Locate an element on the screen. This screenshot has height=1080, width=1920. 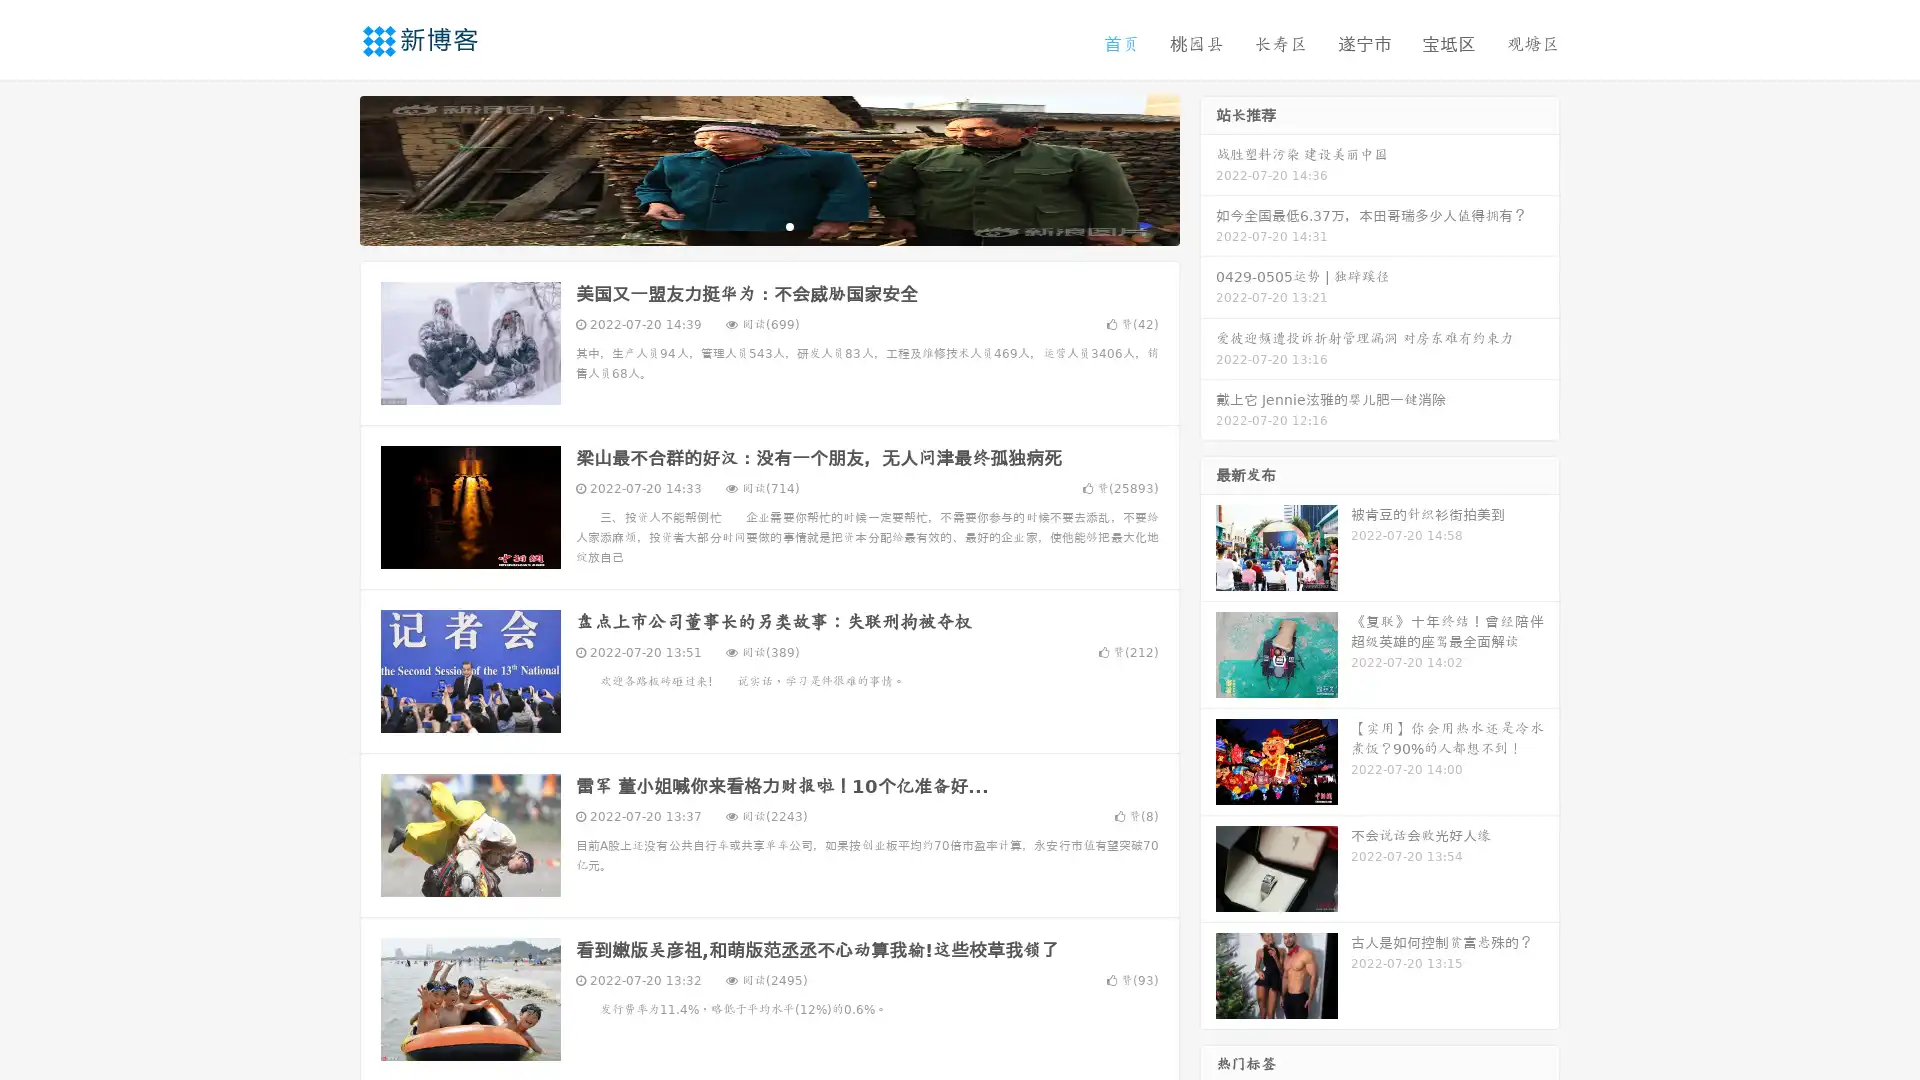
Go to slide 3 is located at coordinates (789, 225).